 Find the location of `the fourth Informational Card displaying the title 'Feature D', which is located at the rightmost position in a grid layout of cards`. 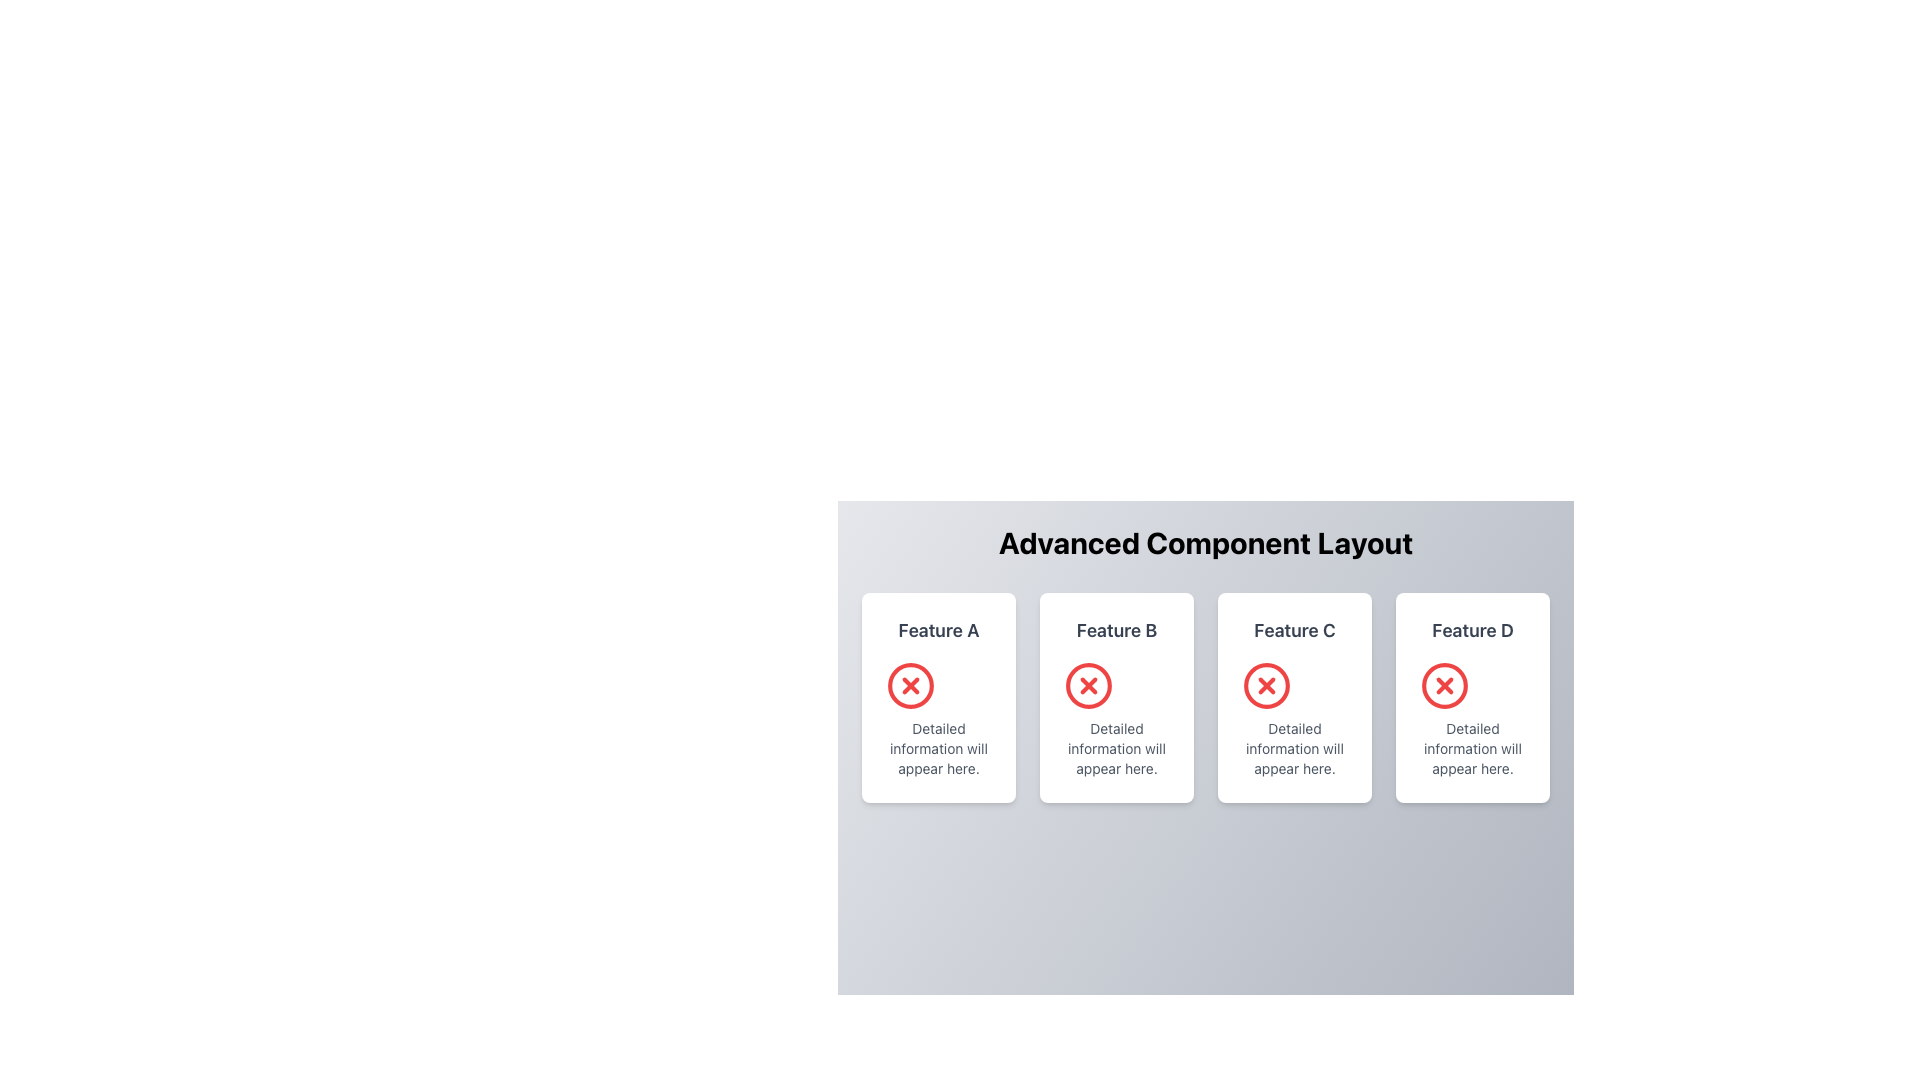

the fourth Informational Card displaying the title 'Feature D', which is located at the rightmost position in a grid layout of cards is located at coordinates (1473, 697).